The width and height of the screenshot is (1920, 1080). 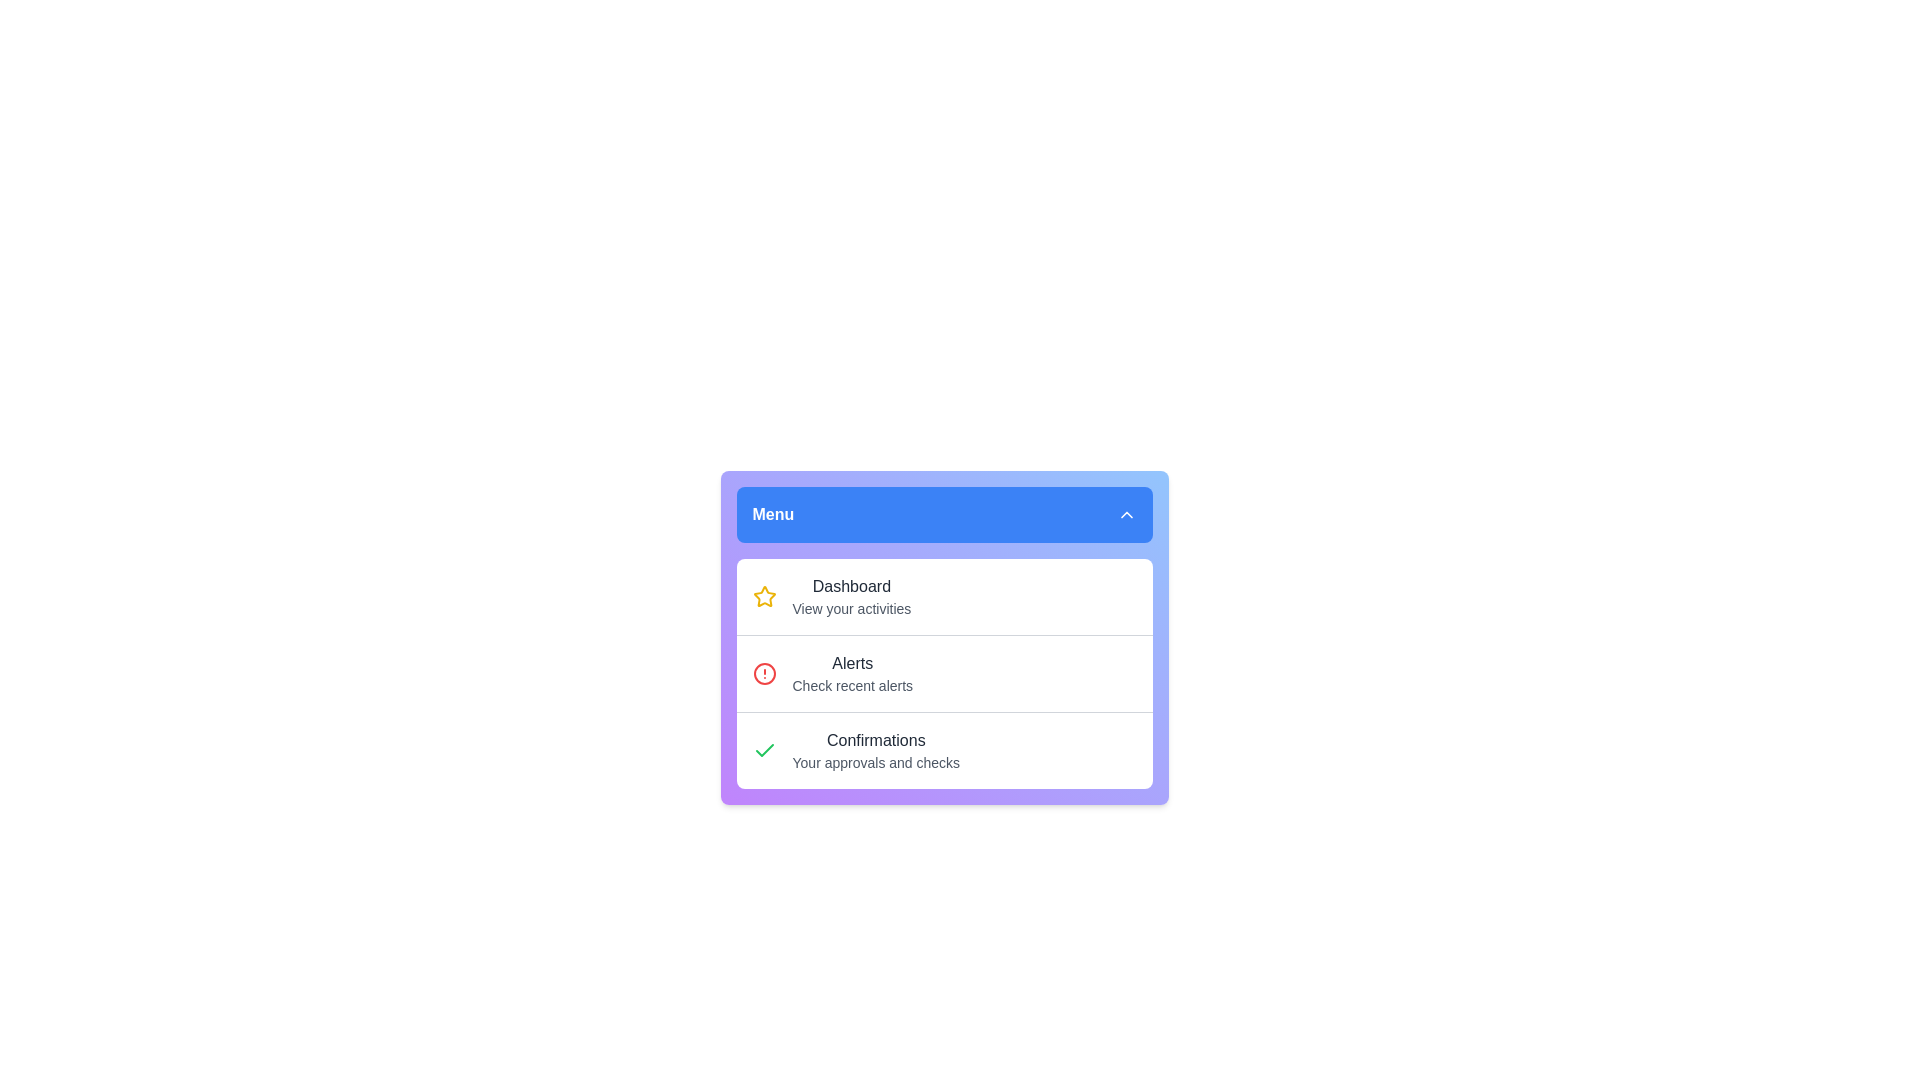 What do you see at coordinates (851, 596) in the screenshot?
I see `displayed information from the Text label with hierarchical information that serves as a navigational link within the menu, located directly beneath the 'Menu' label` at bounding box center [851, 596].